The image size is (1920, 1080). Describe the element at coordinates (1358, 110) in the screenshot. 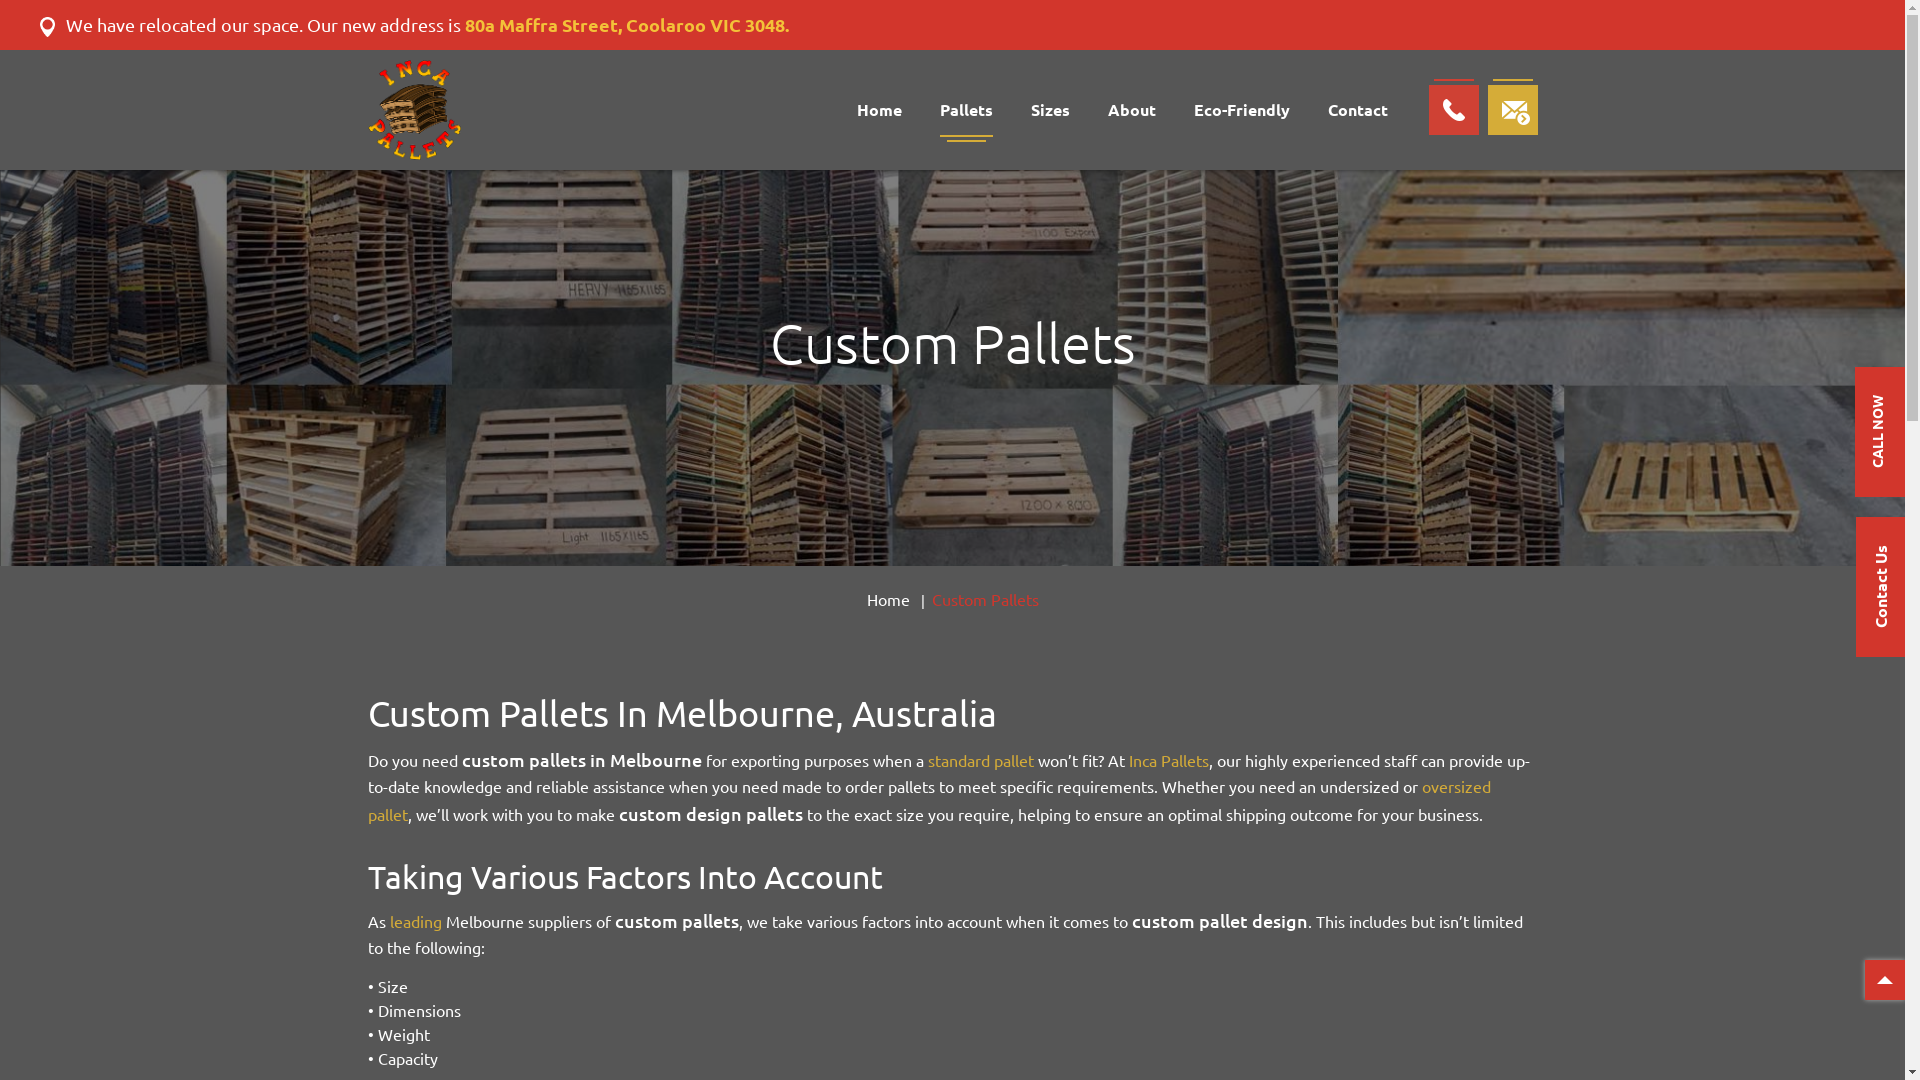

I see `'Contact'` at that location.